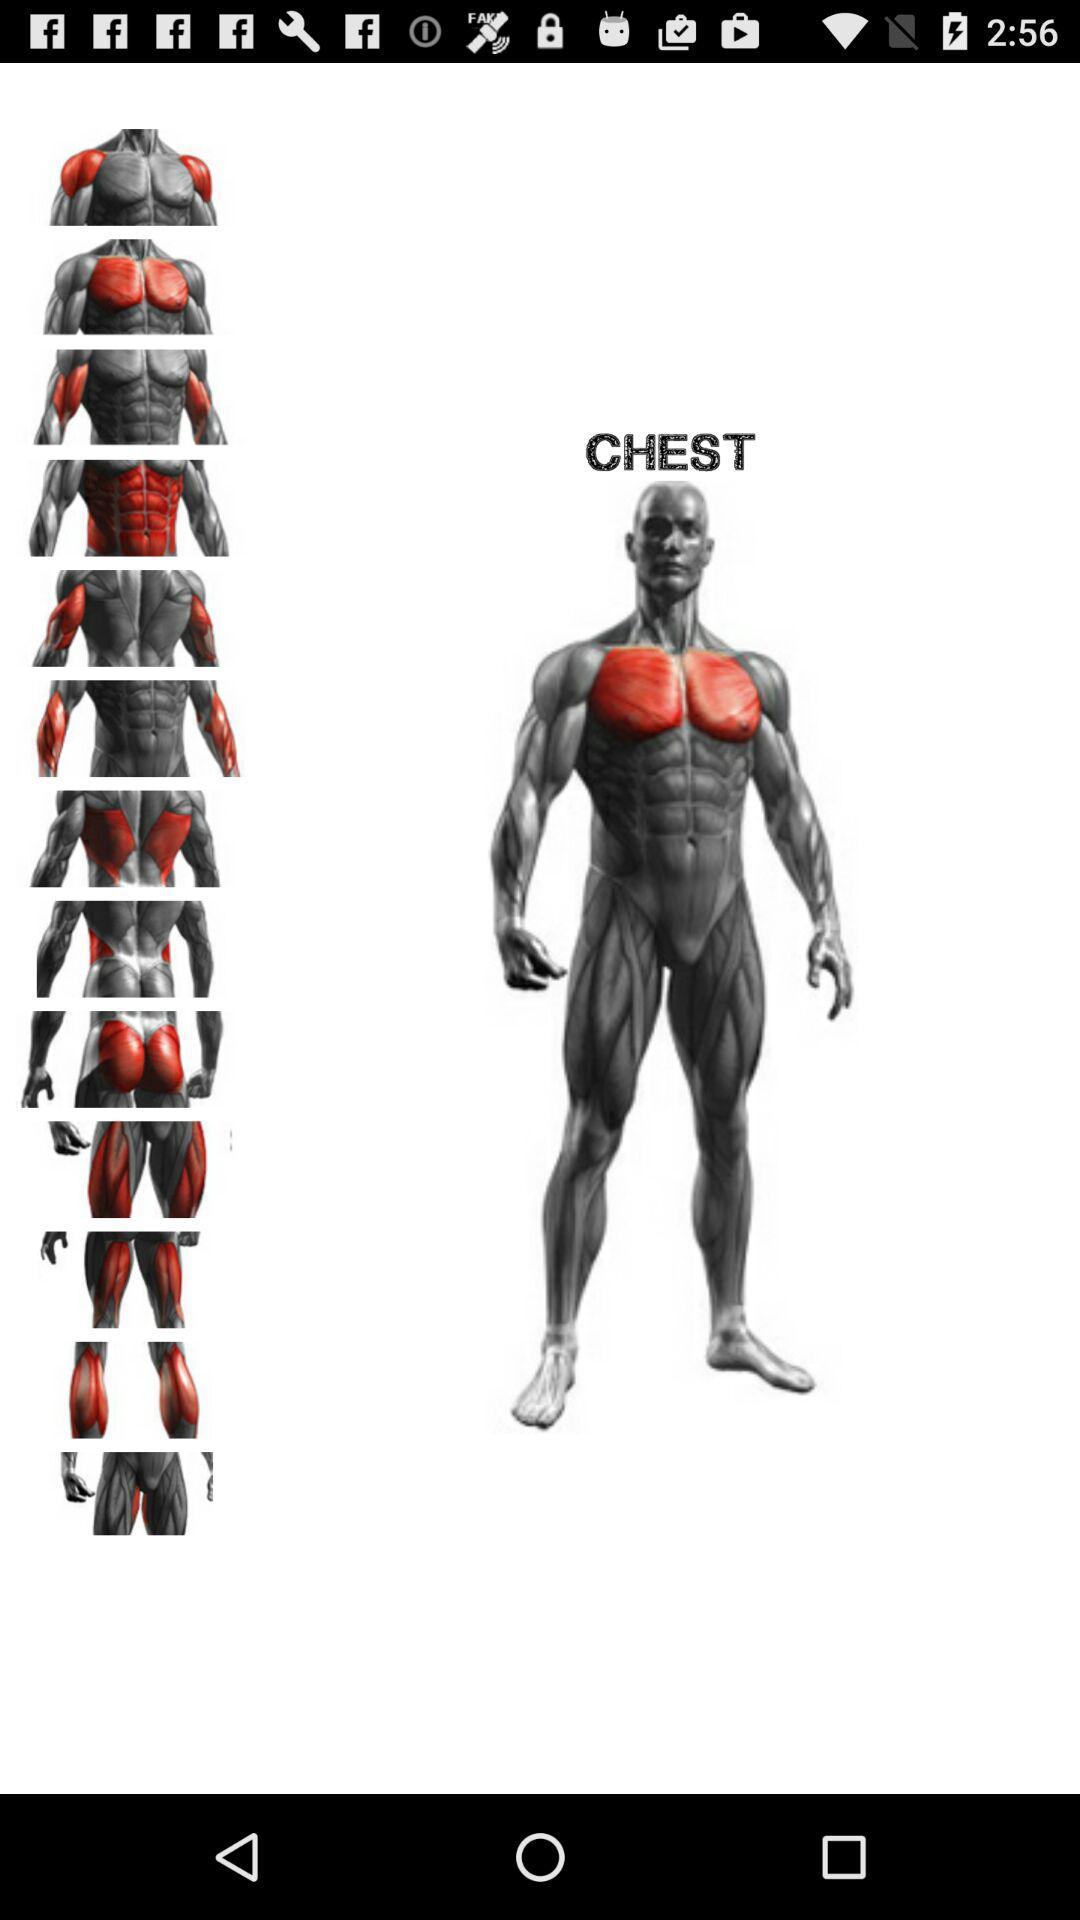 The width and height of the screenshot is (1080, 1920). What do you see at coordinates (131, 941) in the screenshot?
I see `work this body part` at bounding box center [131, 941].